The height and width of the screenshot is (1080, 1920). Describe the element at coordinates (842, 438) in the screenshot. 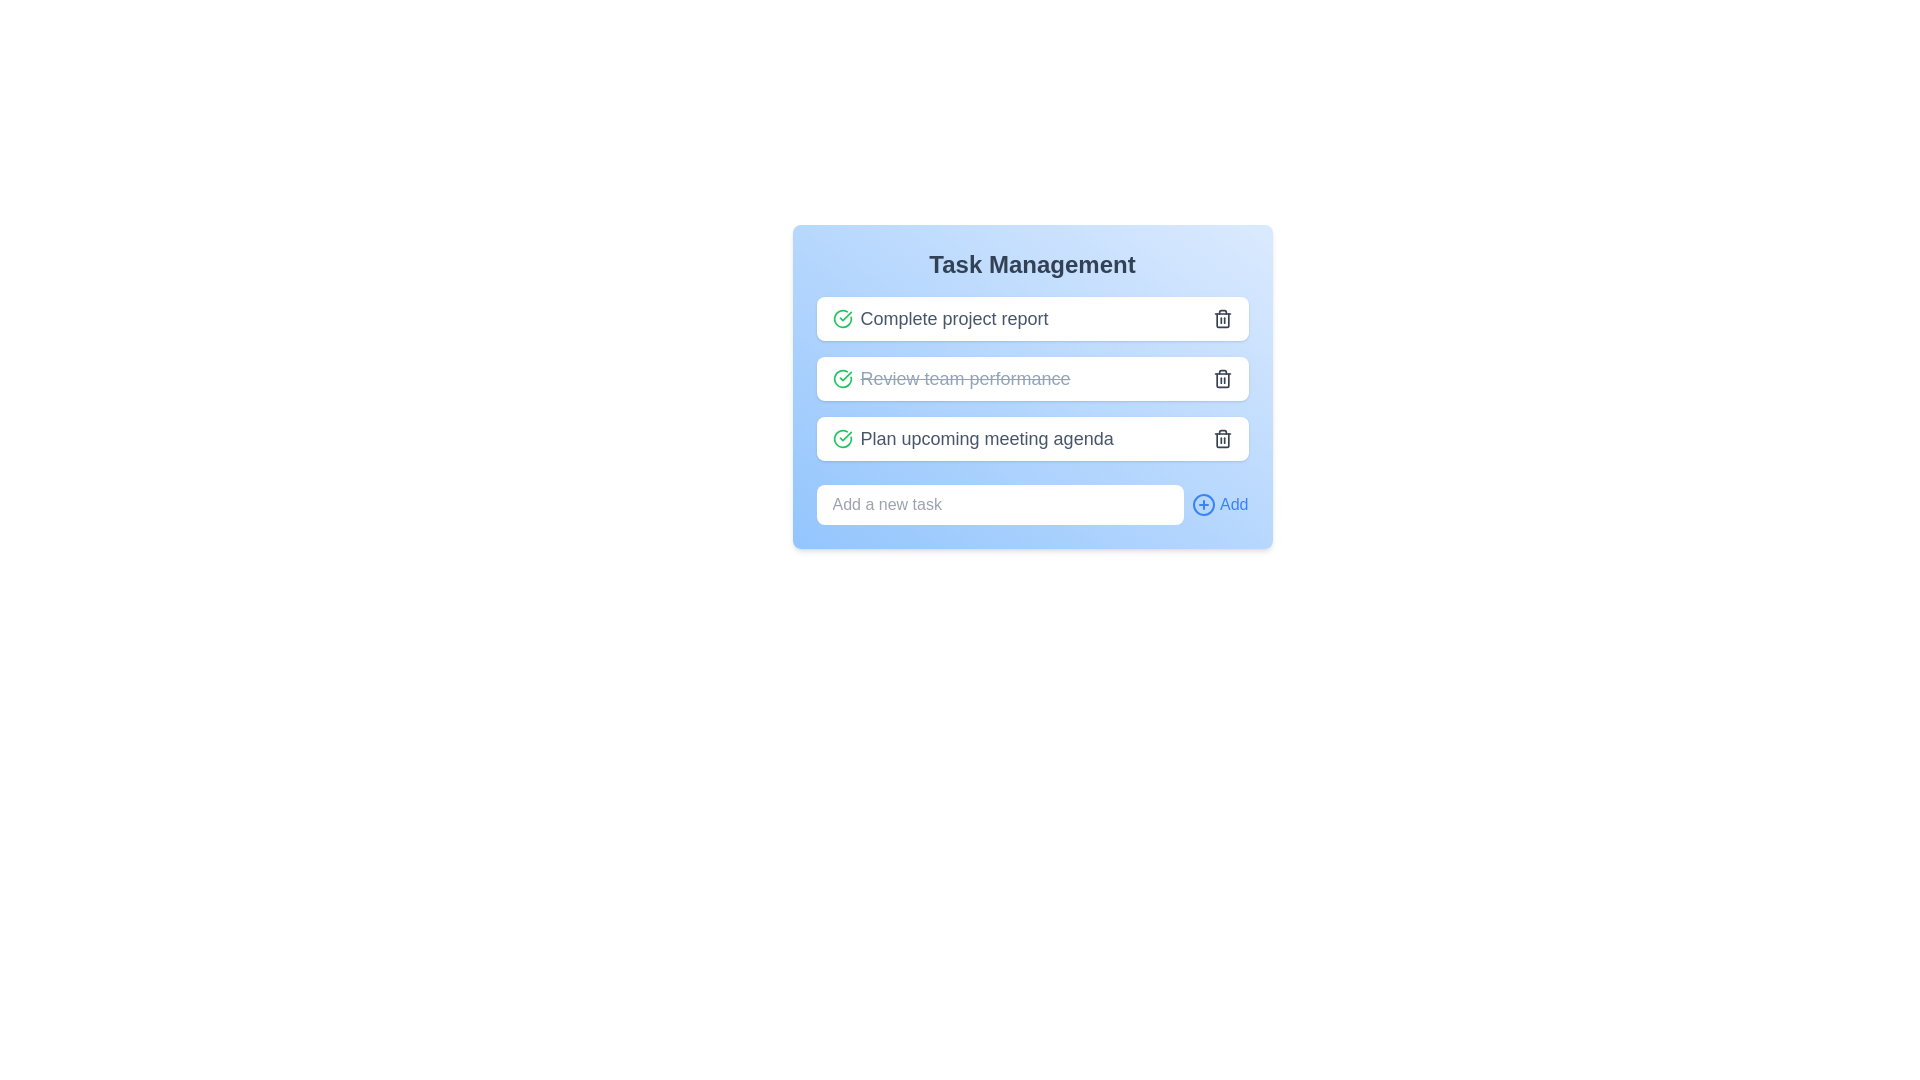

I see `the first Icon button in the third row of the task list for 'Plan upcoming meeting agenda'` at that location.